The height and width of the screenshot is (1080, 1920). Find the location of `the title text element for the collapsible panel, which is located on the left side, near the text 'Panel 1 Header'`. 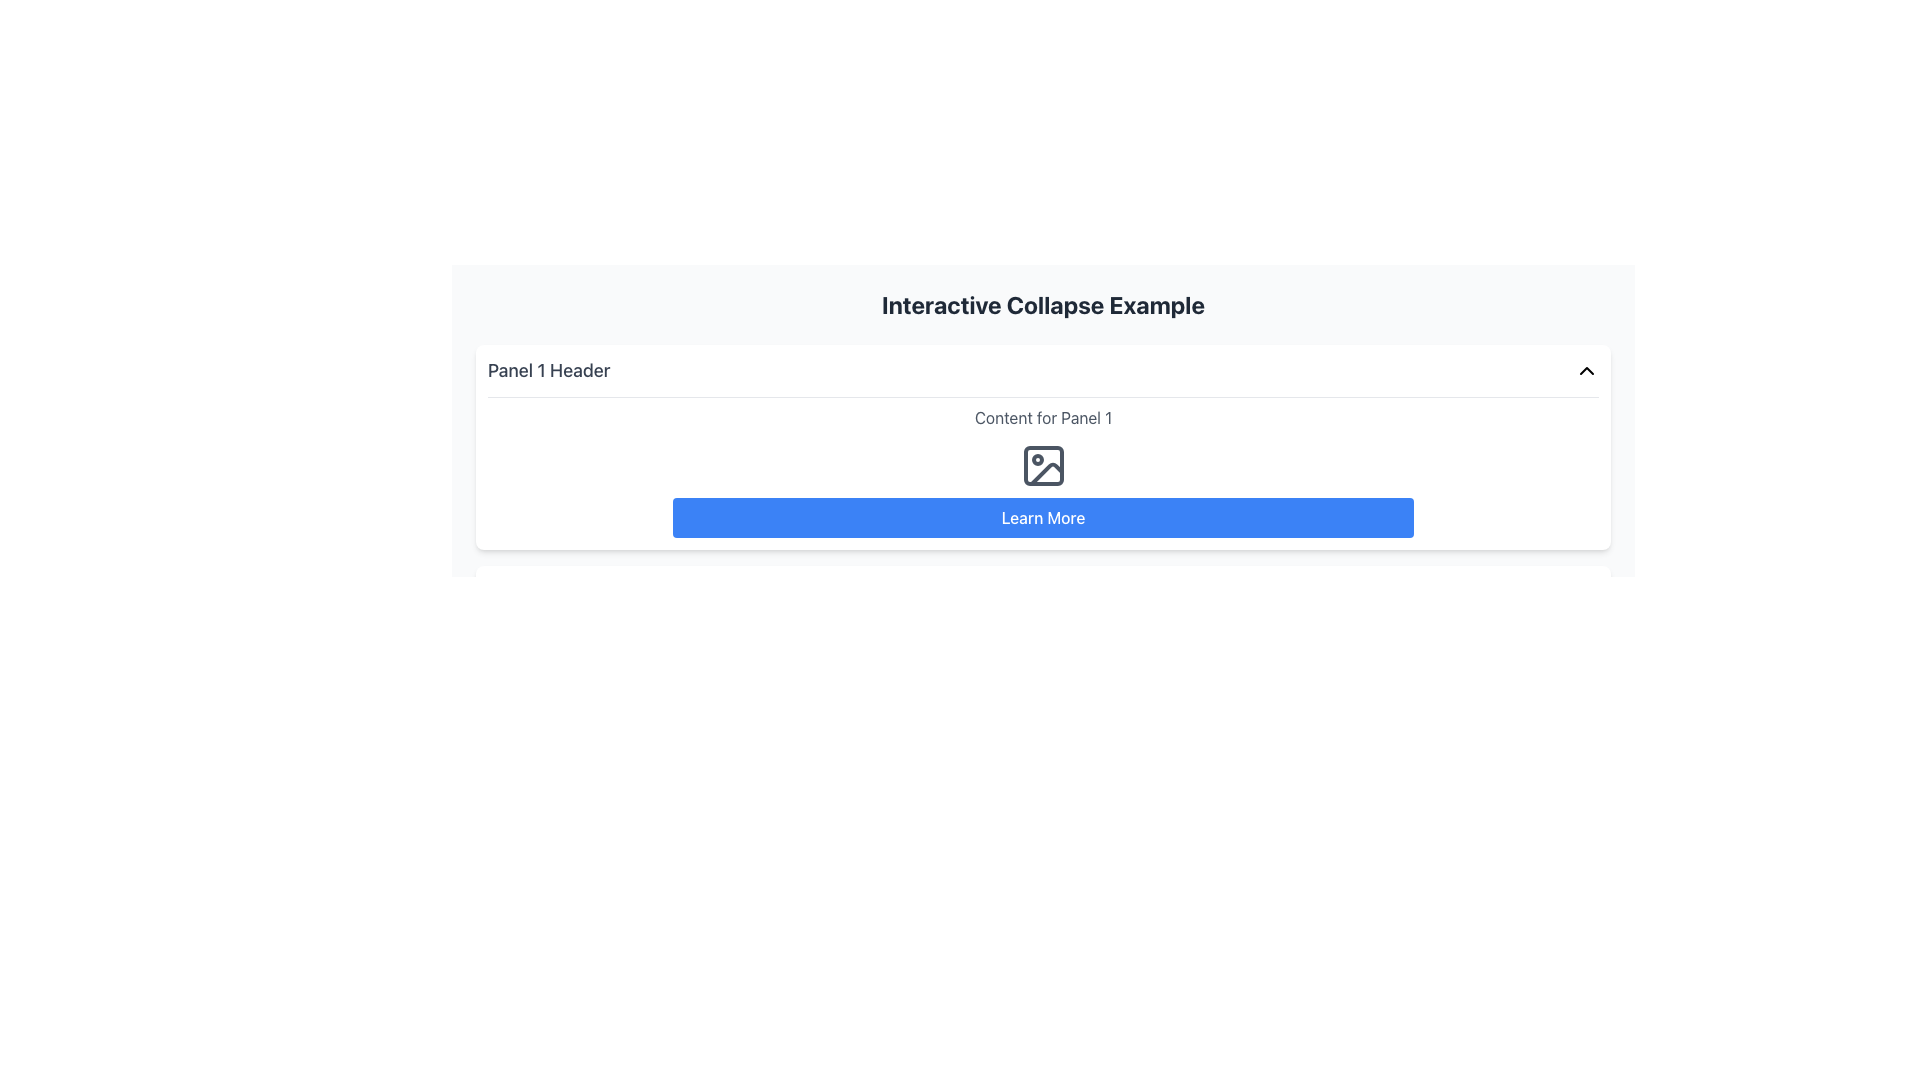

the title text element for the collapsible panel, which is located on the left side, near the text 'Panel 1 Header' is located at coordinates (549, 370).